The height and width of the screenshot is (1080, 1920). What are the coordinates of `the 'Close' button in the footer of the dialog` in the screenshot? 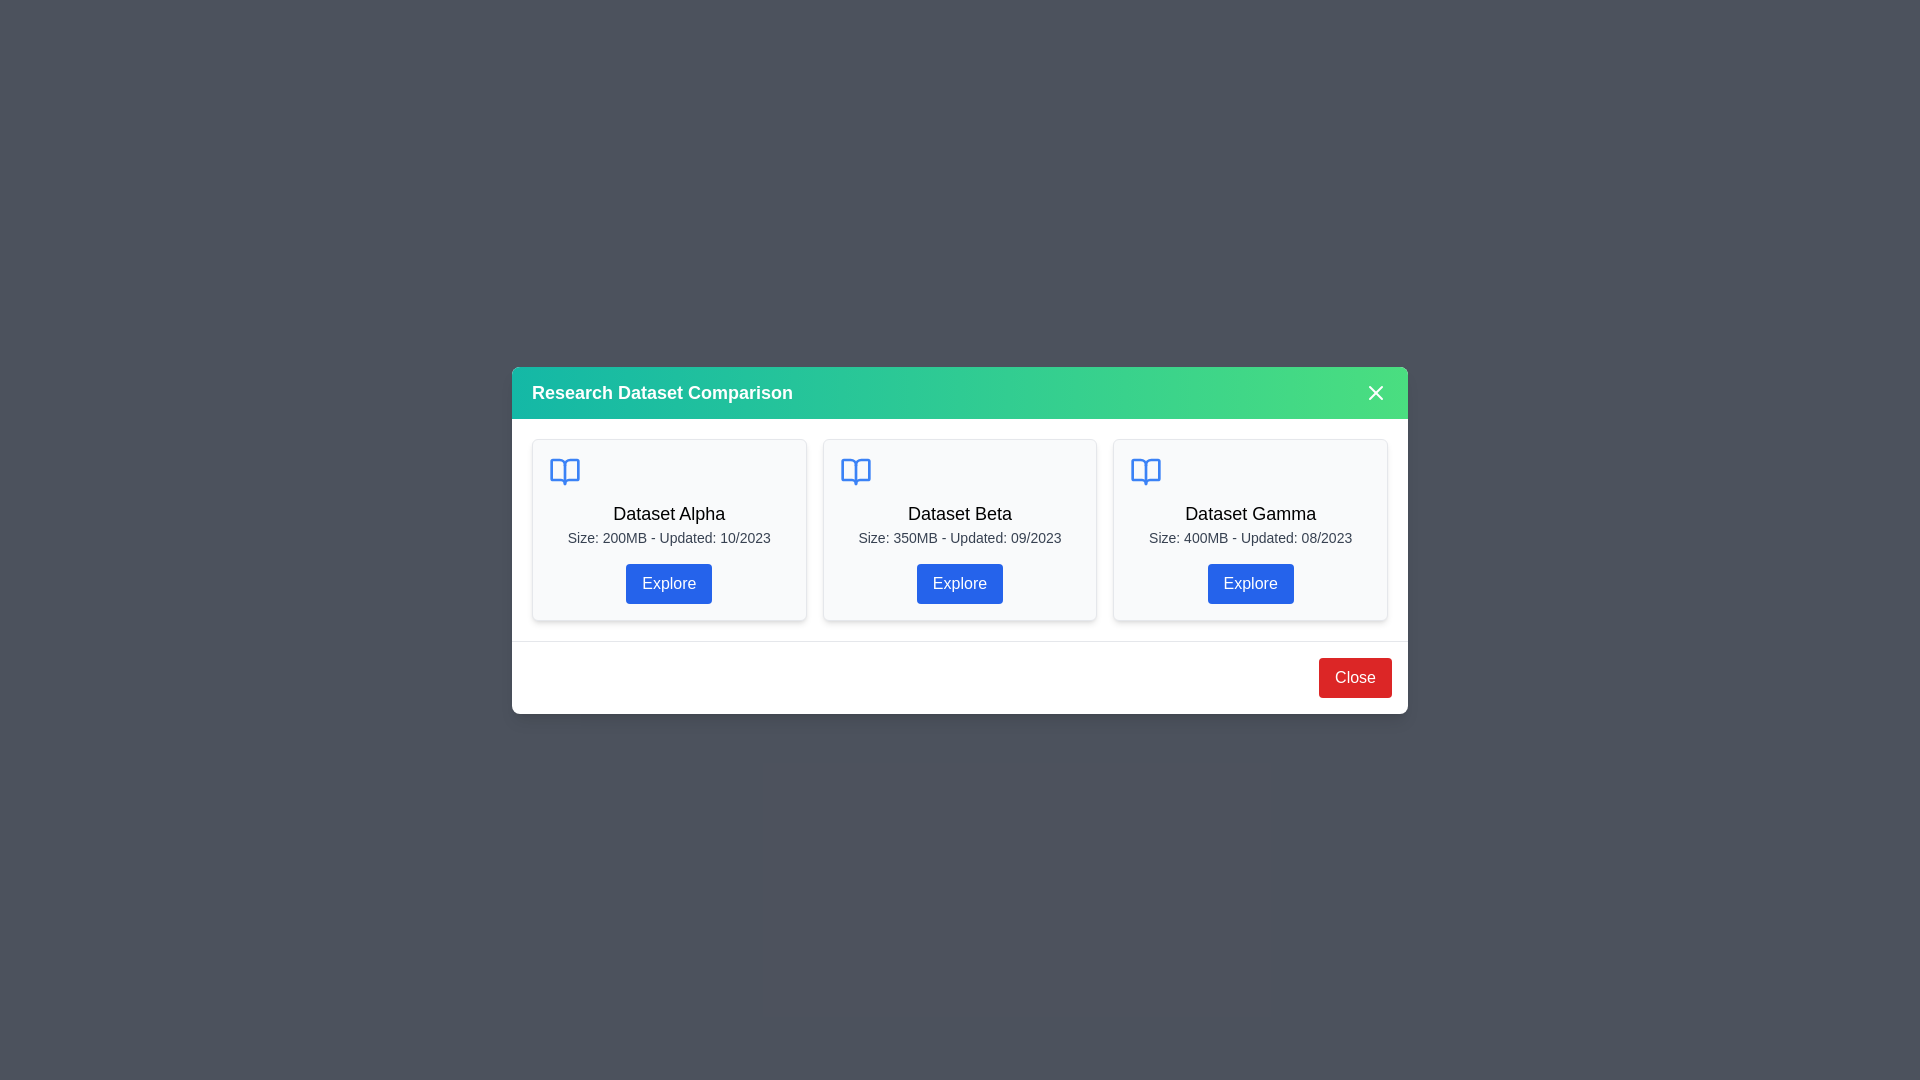 It's located at (1355, 676).